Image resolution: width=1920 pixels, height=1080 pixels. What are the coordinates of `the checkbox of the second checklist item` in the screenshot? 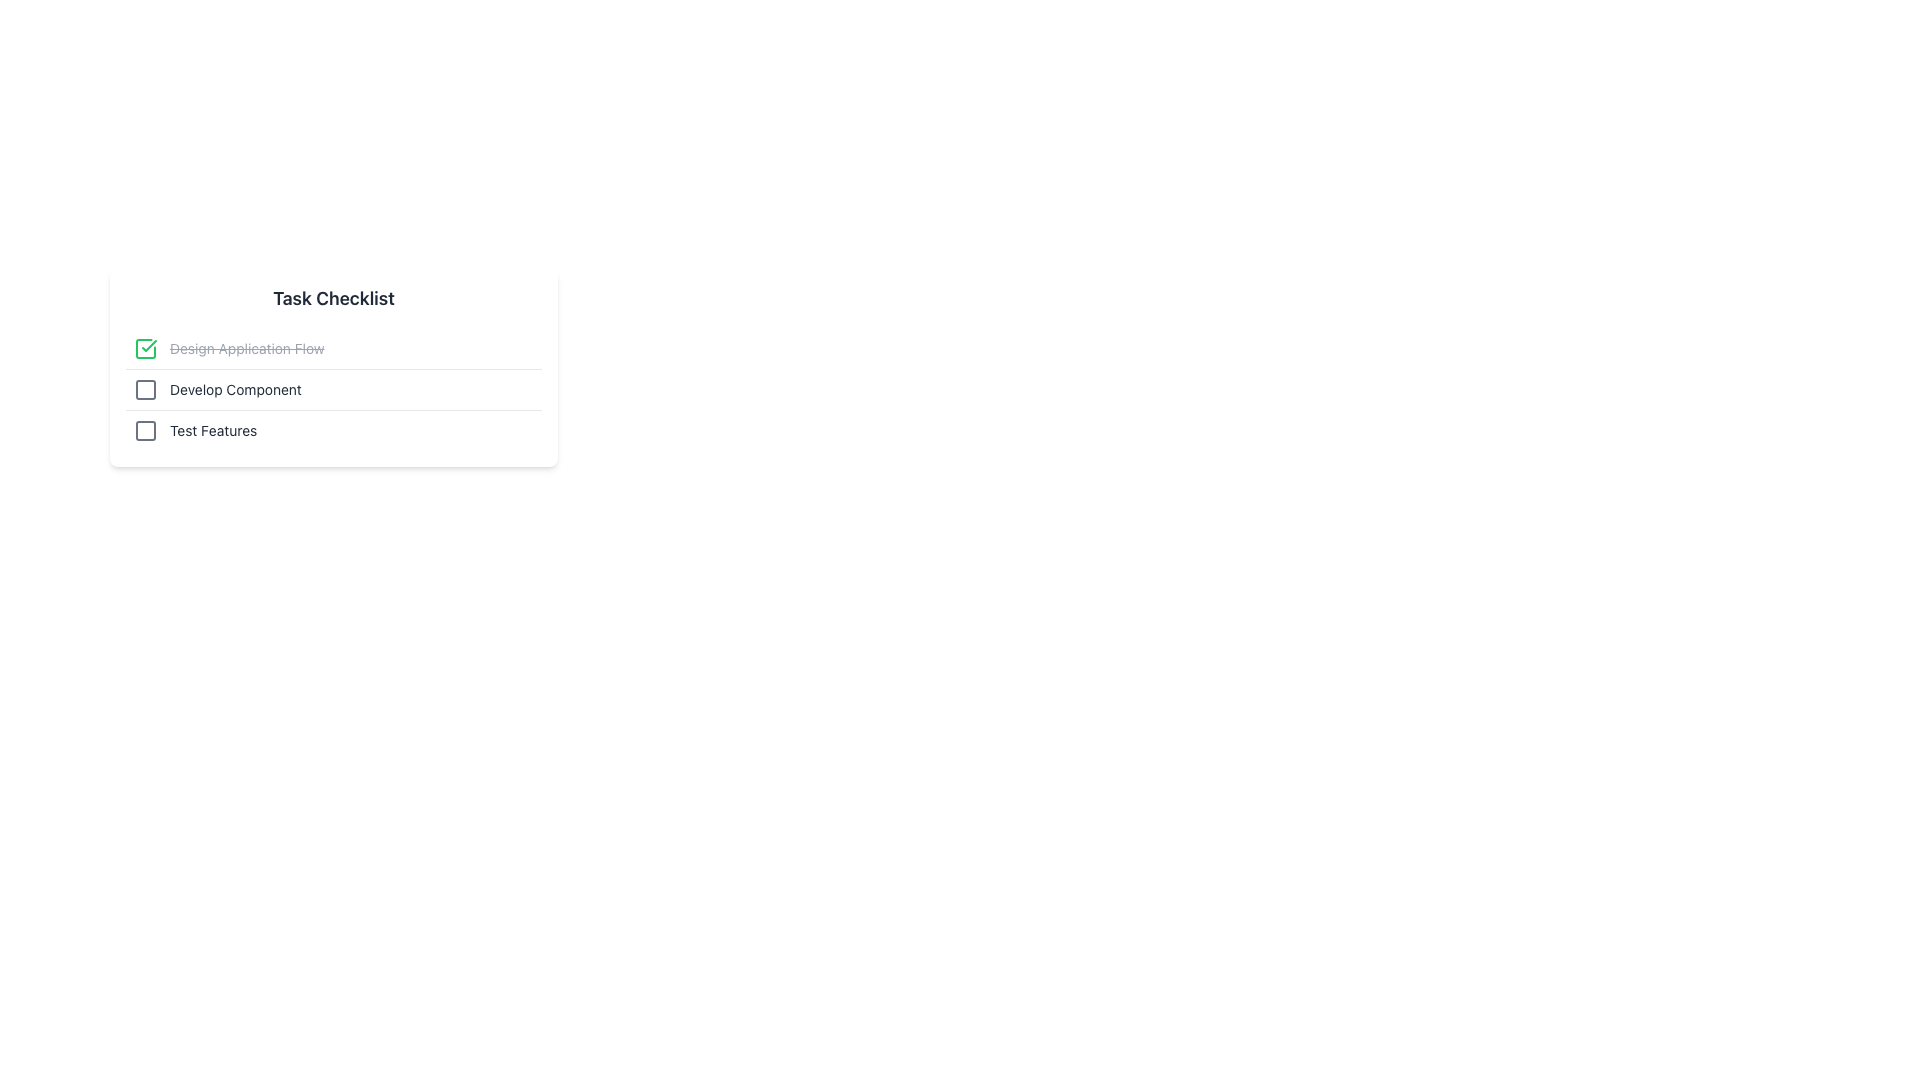 It's located at (334, 389).